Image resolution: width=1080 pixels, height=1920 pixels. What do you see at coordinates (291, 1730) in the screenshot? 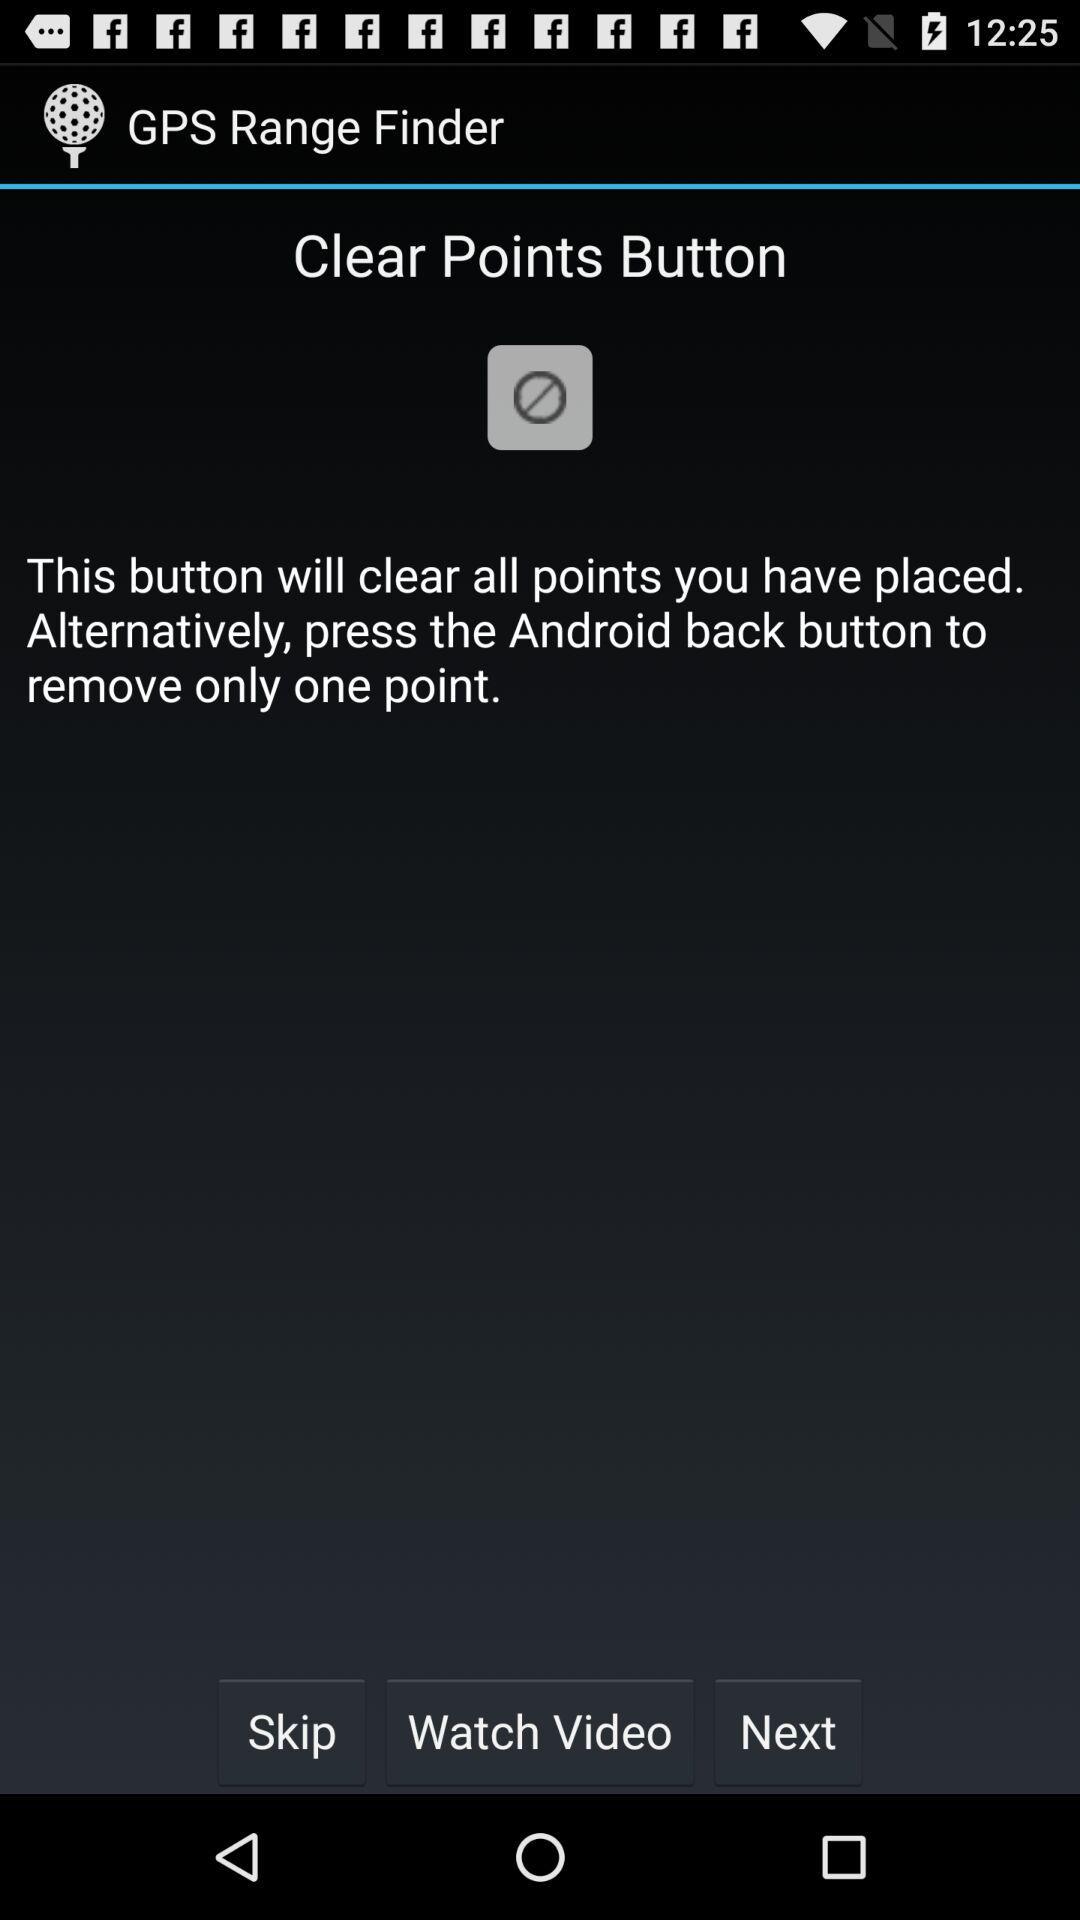
I see `skip at the bottom left corner` at bounding box center [291, 1730].